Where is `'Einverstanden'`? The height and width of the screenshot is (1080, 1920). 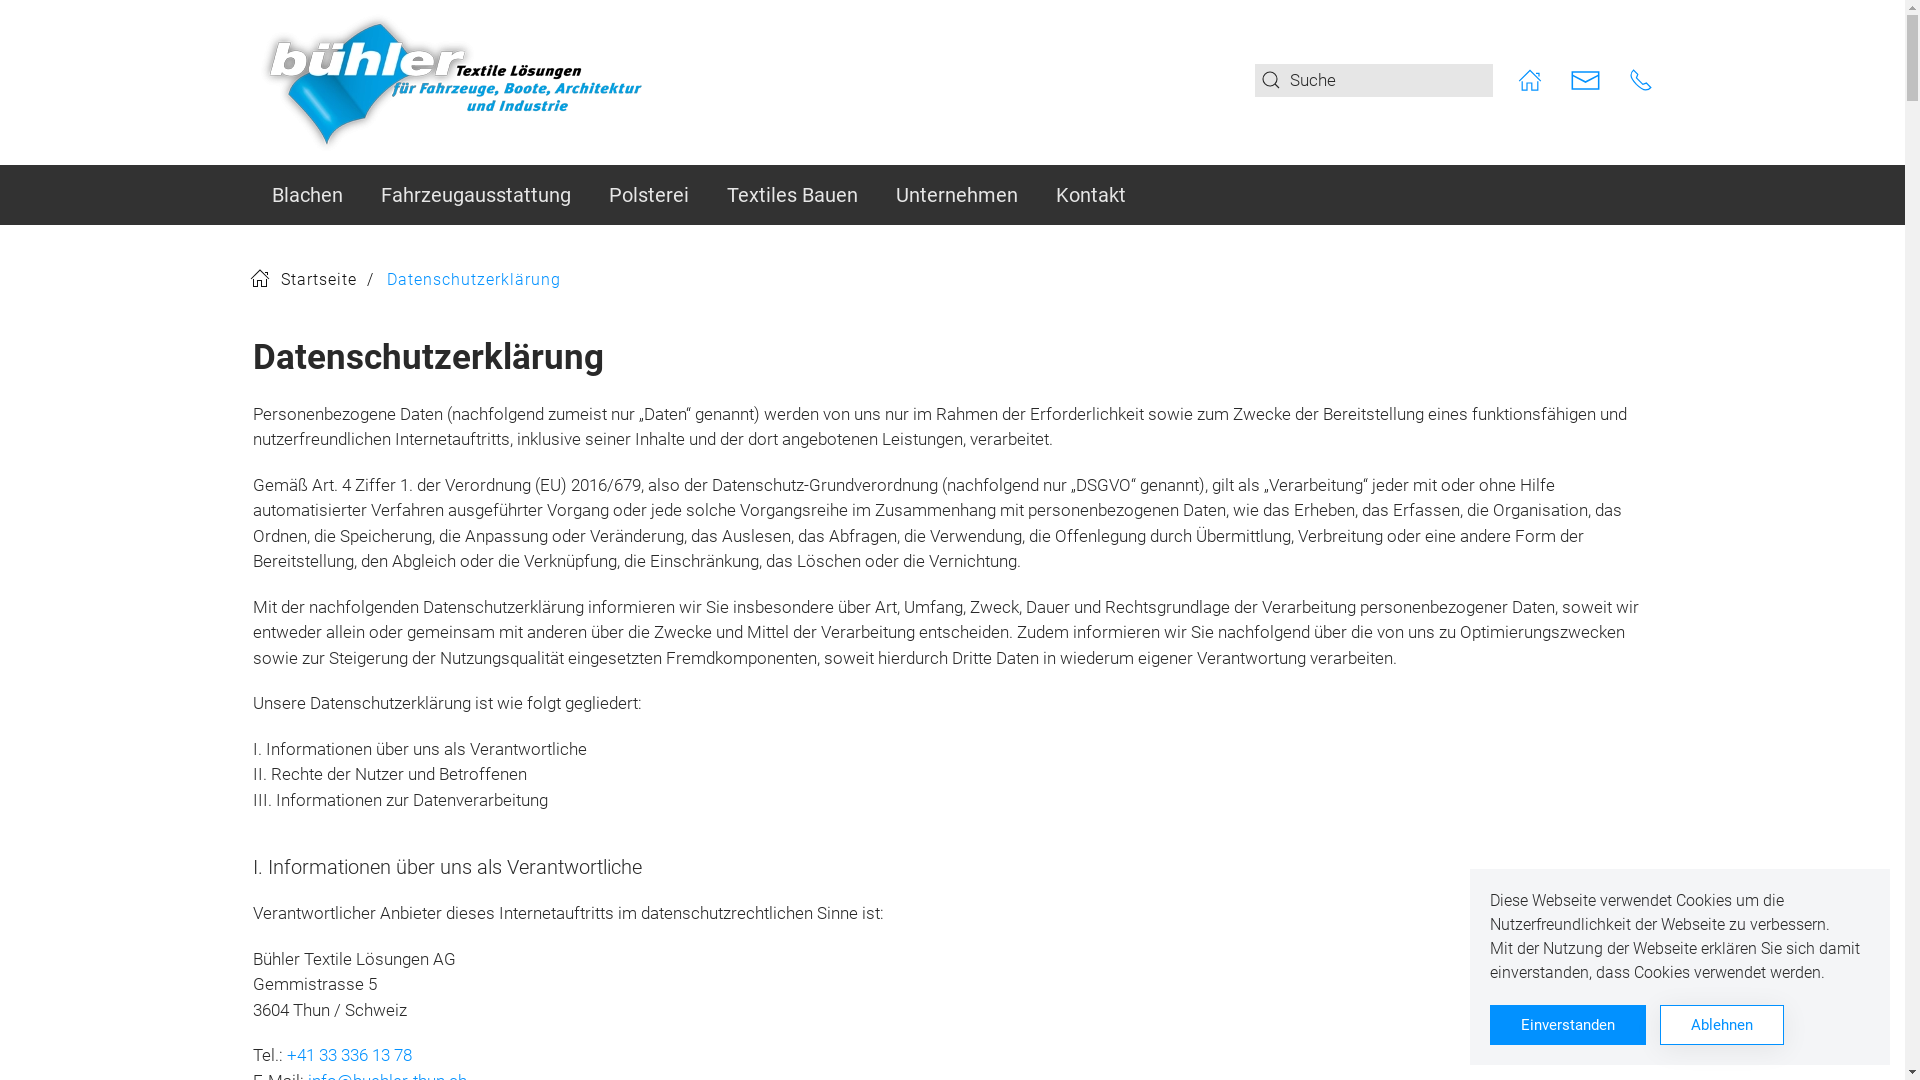
'Einverstanden' is located at coordinates (1567, 1025).